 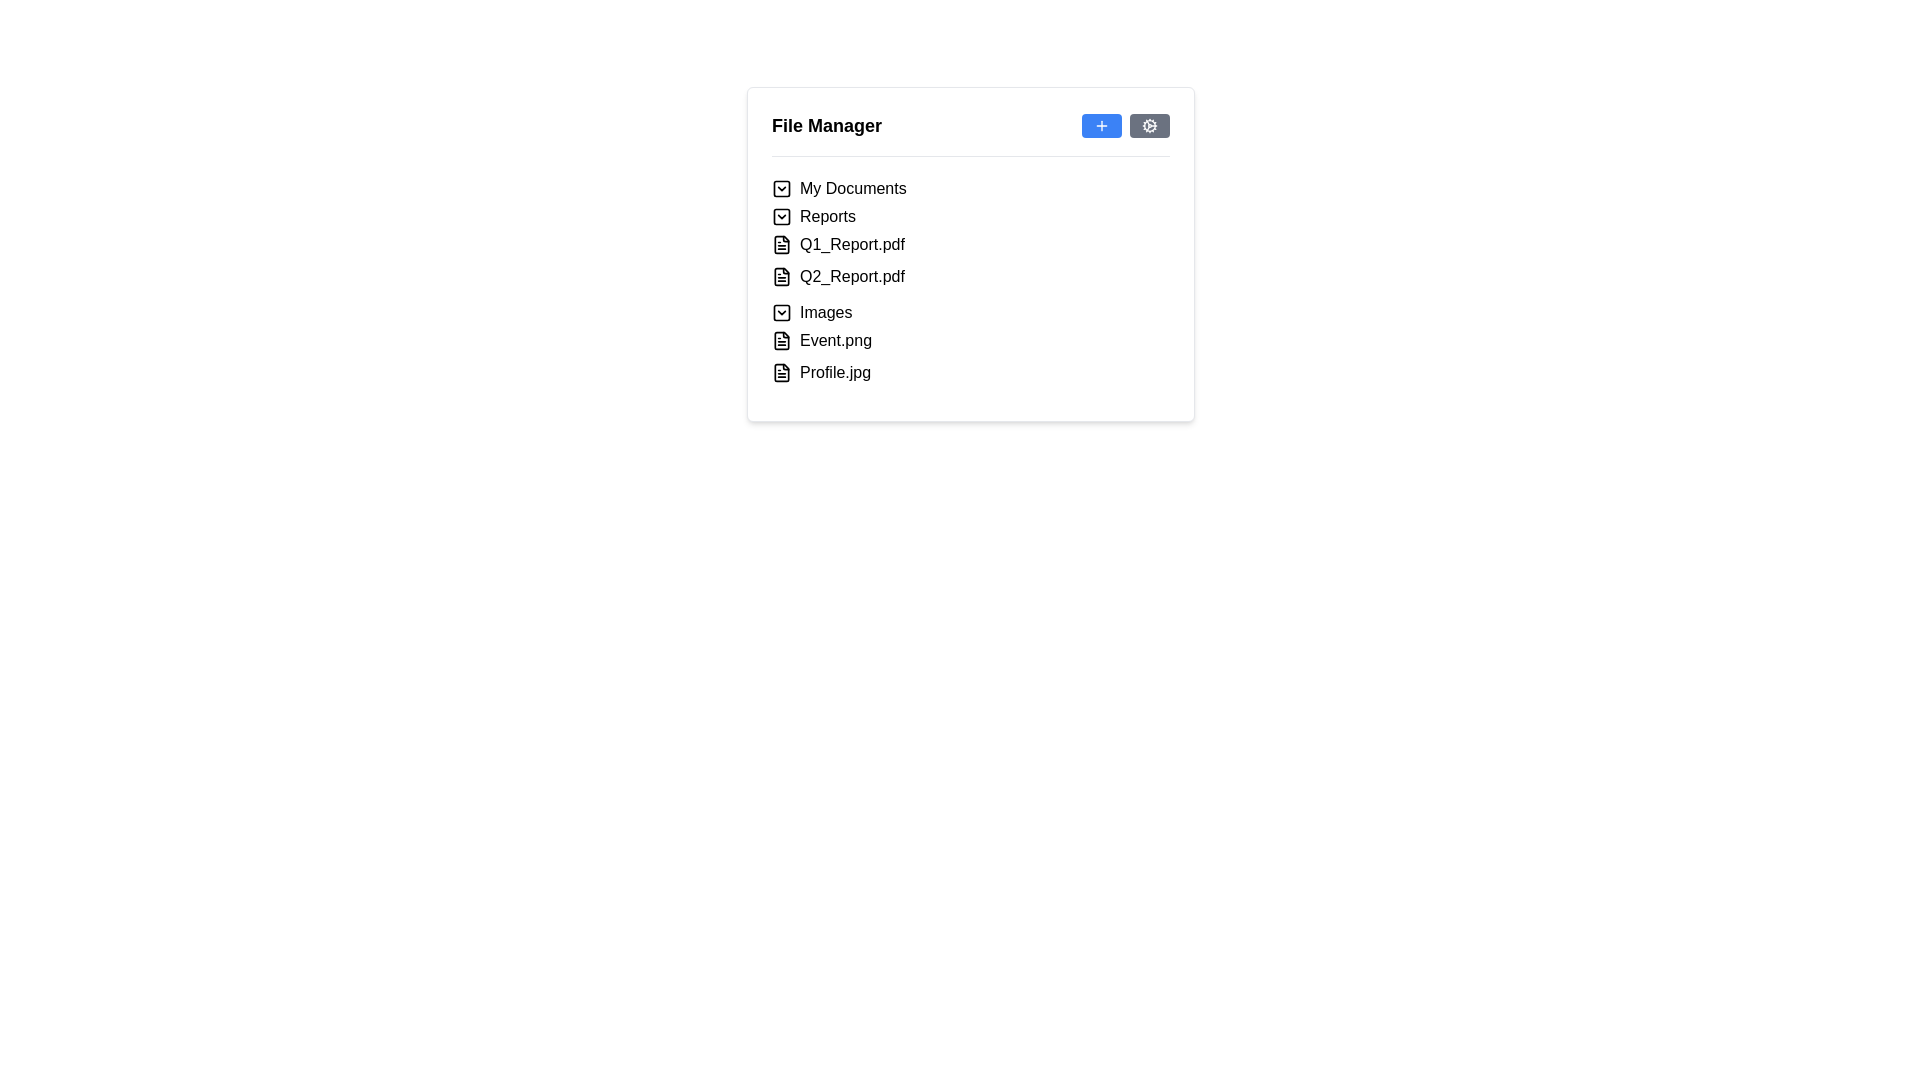 I want to click on the label for 'Q1_Report.pdf' located under the 'Reports' section, so click(x=852, y=244).